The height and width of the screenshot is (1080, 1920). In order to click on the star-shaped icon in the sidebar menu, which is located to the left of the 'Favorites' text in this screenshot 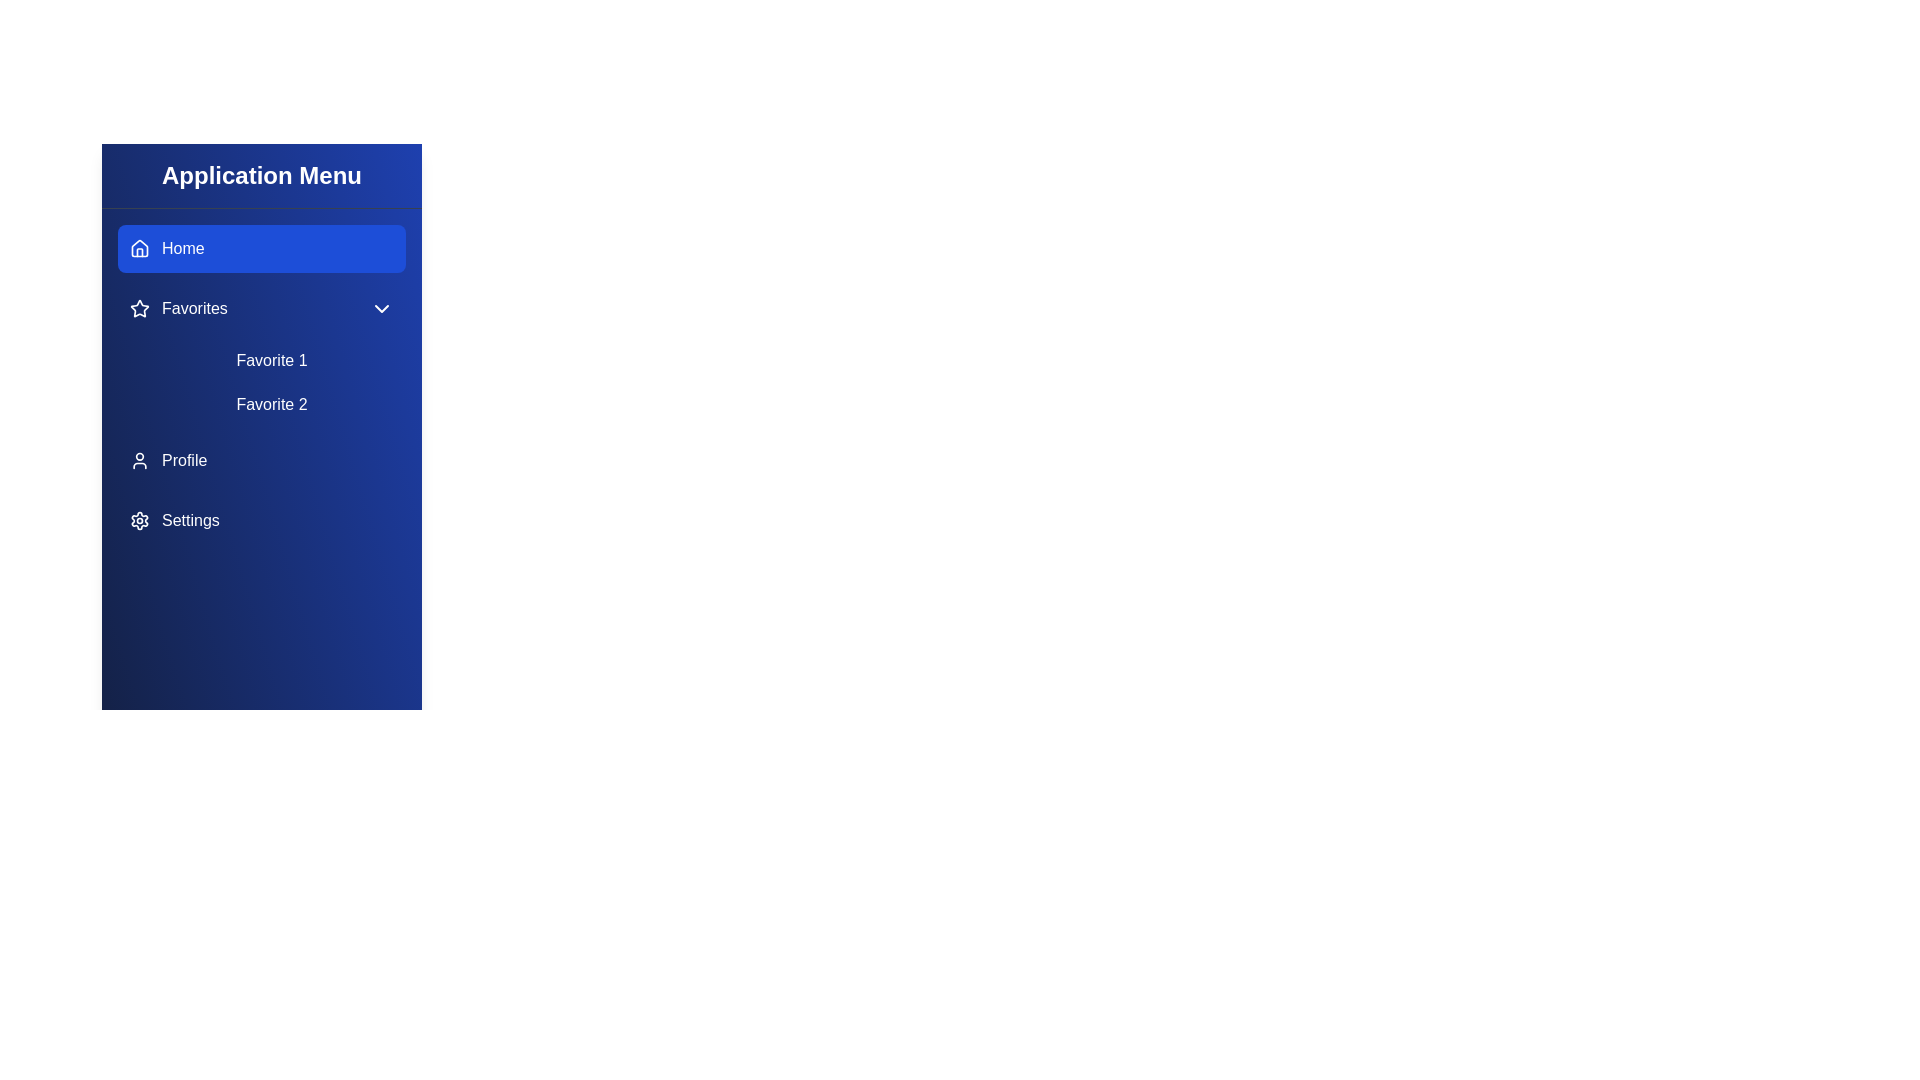, I will do `click(138, 308)`.